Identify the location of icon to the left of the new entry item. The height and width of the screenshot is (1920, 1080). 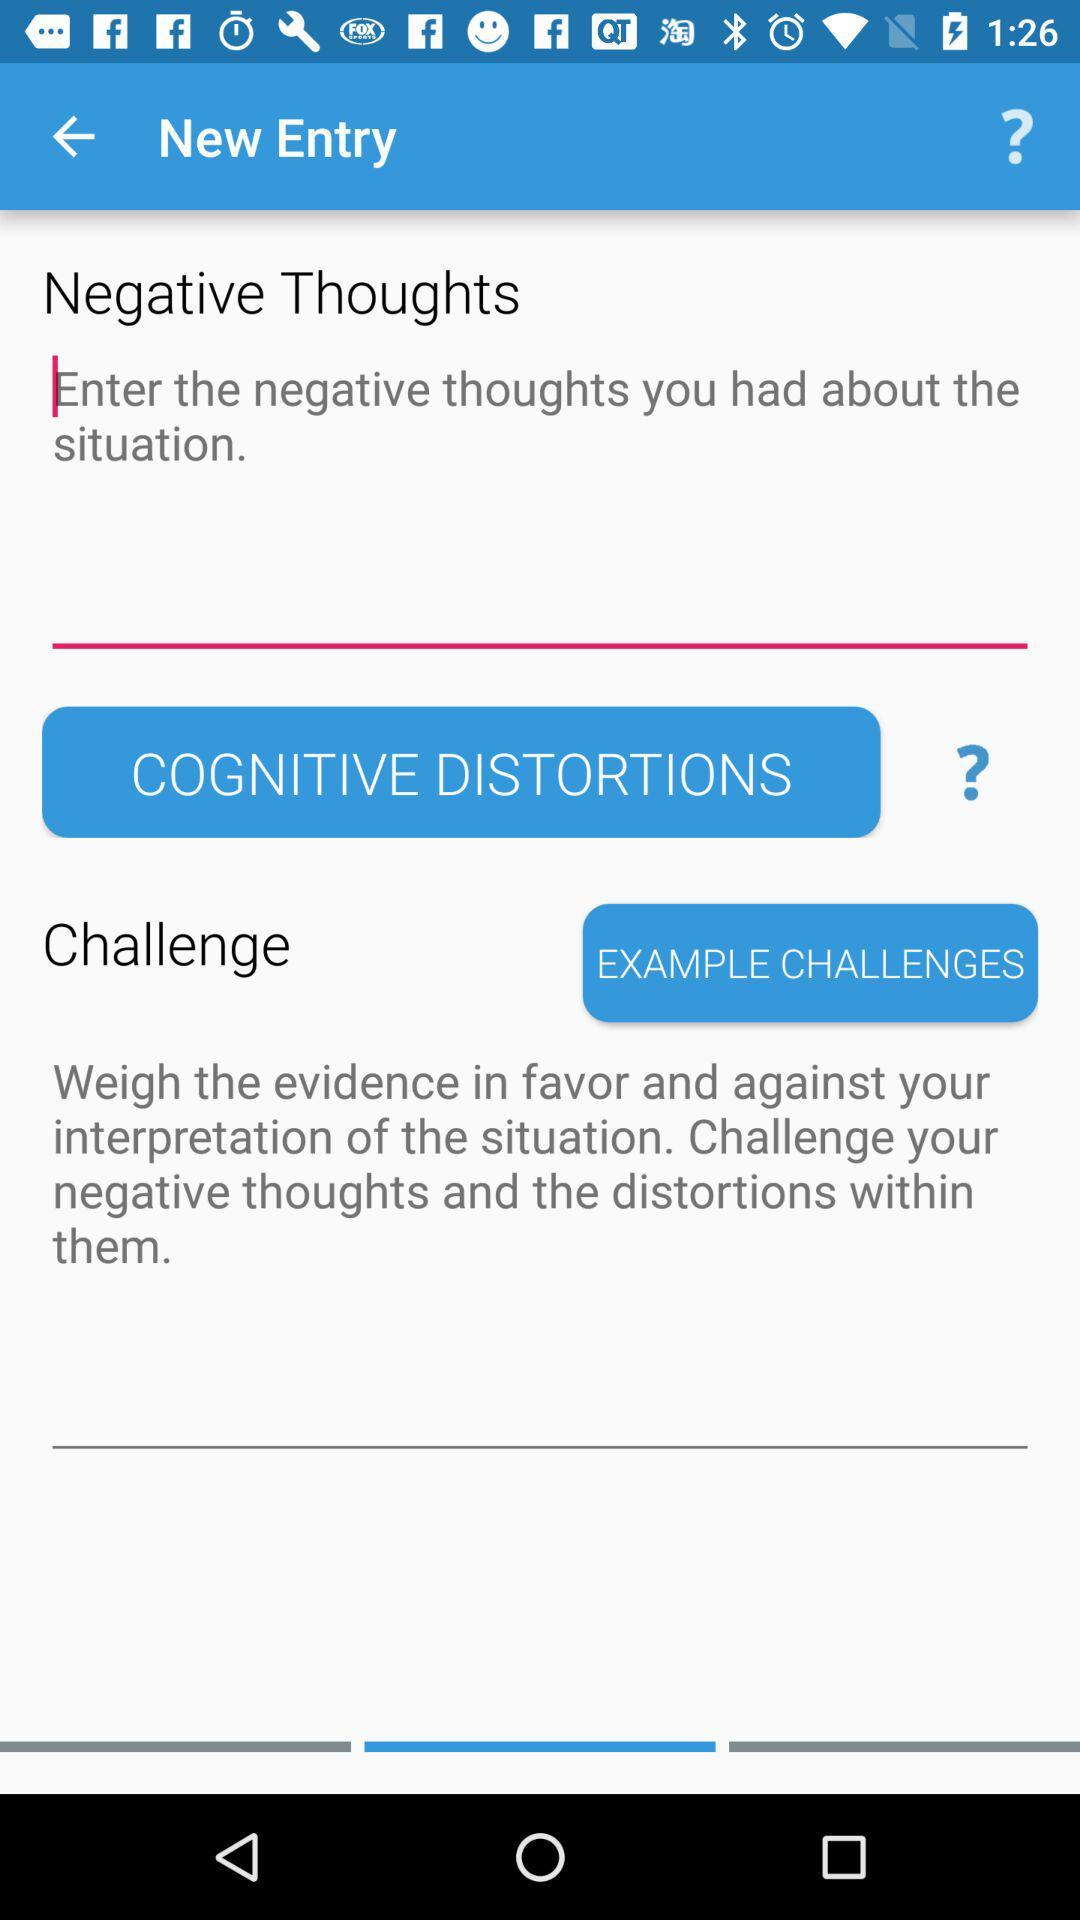
(72, 135).